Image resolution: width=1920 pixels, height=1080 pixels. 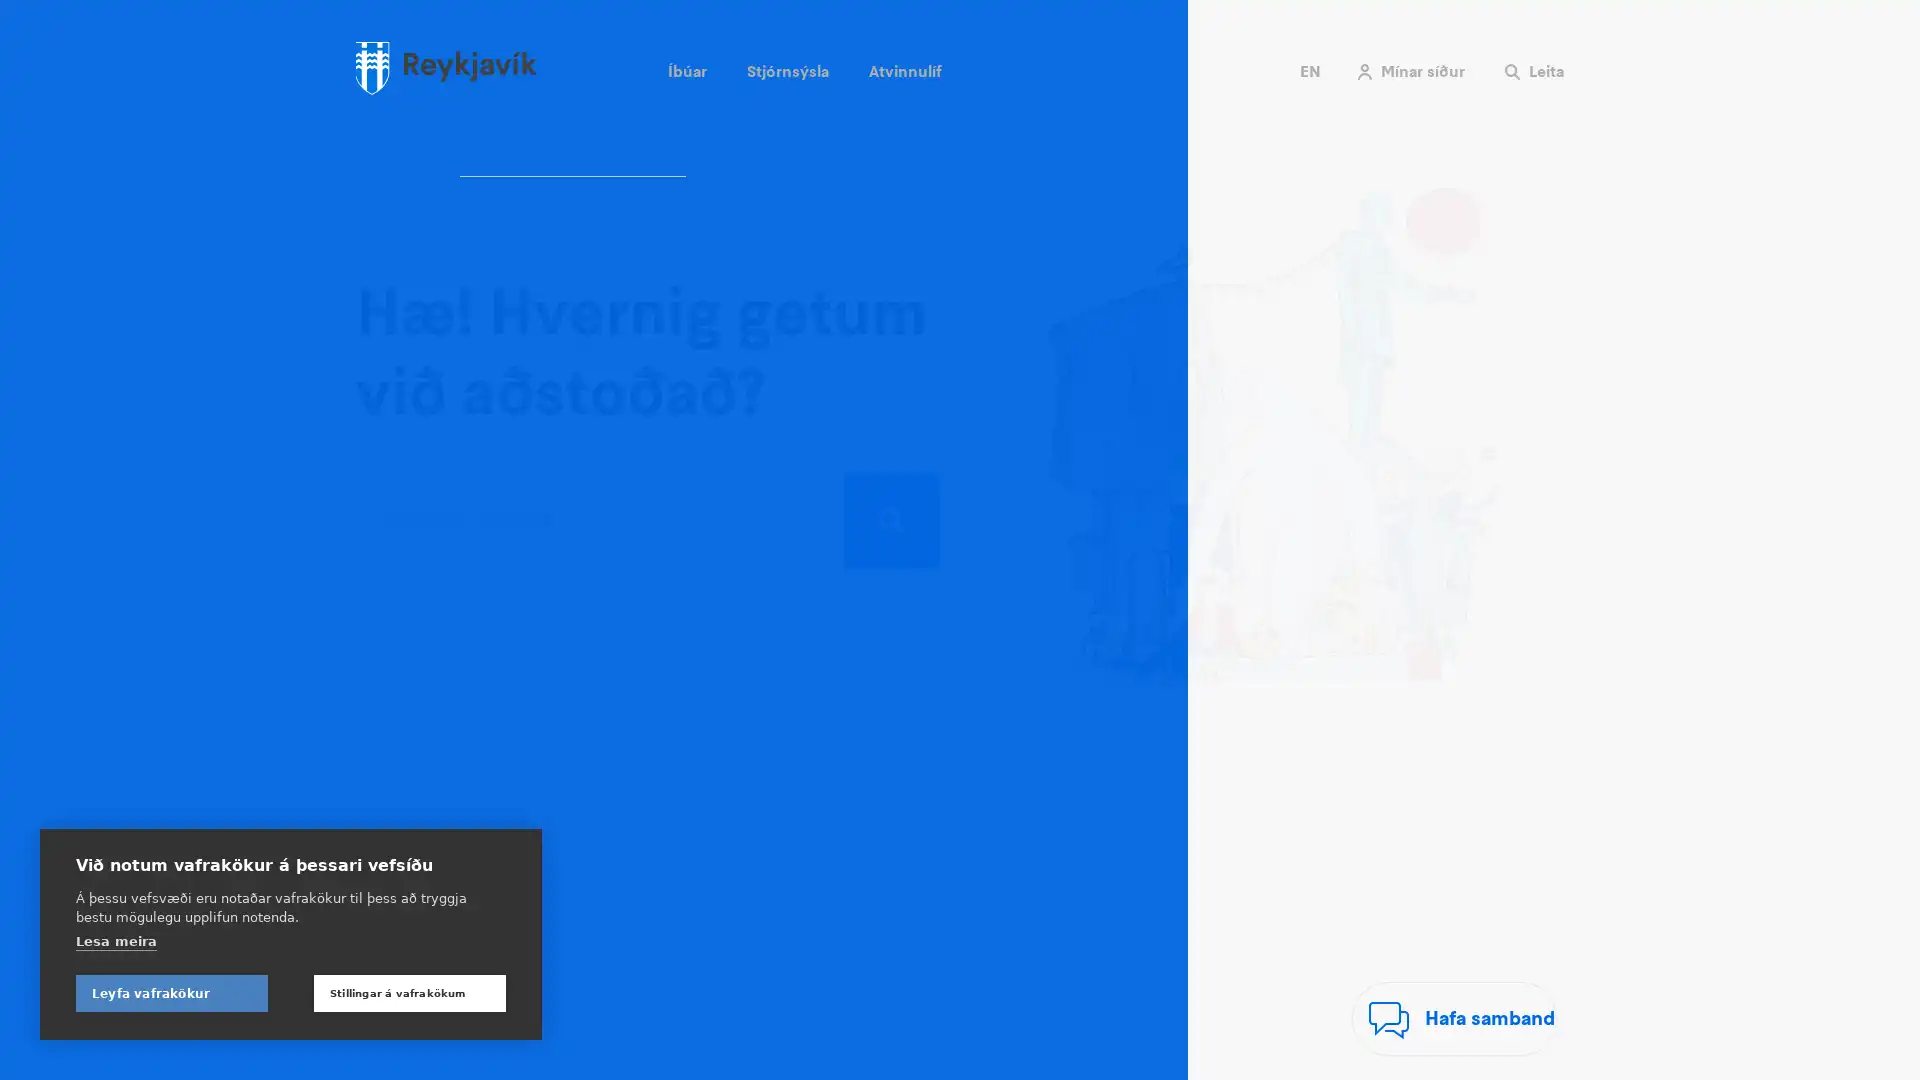 What do you see at coordinates (408, 993) in the screenshot?
I see `Stillingar a vafrakokum` at bounding box center [408, 993].